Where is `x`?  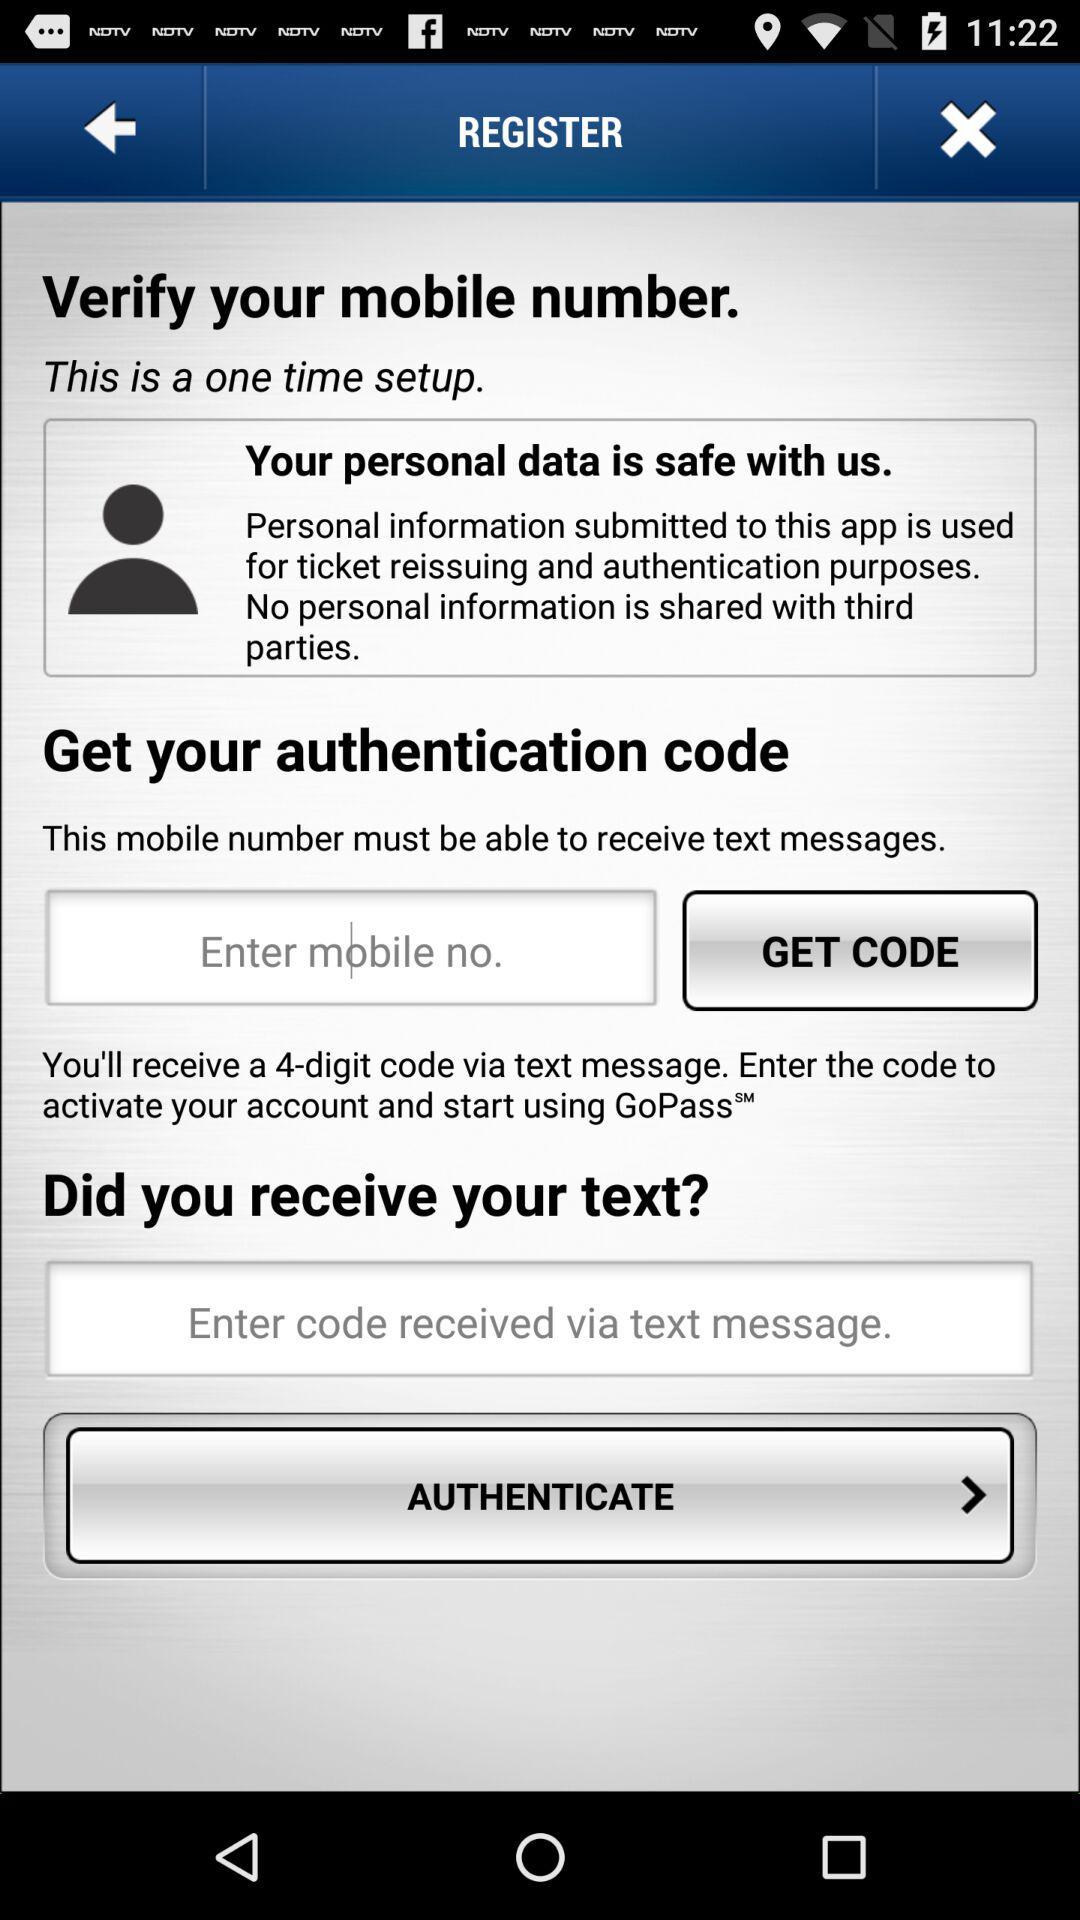 x is located at coordinates (964, 129).